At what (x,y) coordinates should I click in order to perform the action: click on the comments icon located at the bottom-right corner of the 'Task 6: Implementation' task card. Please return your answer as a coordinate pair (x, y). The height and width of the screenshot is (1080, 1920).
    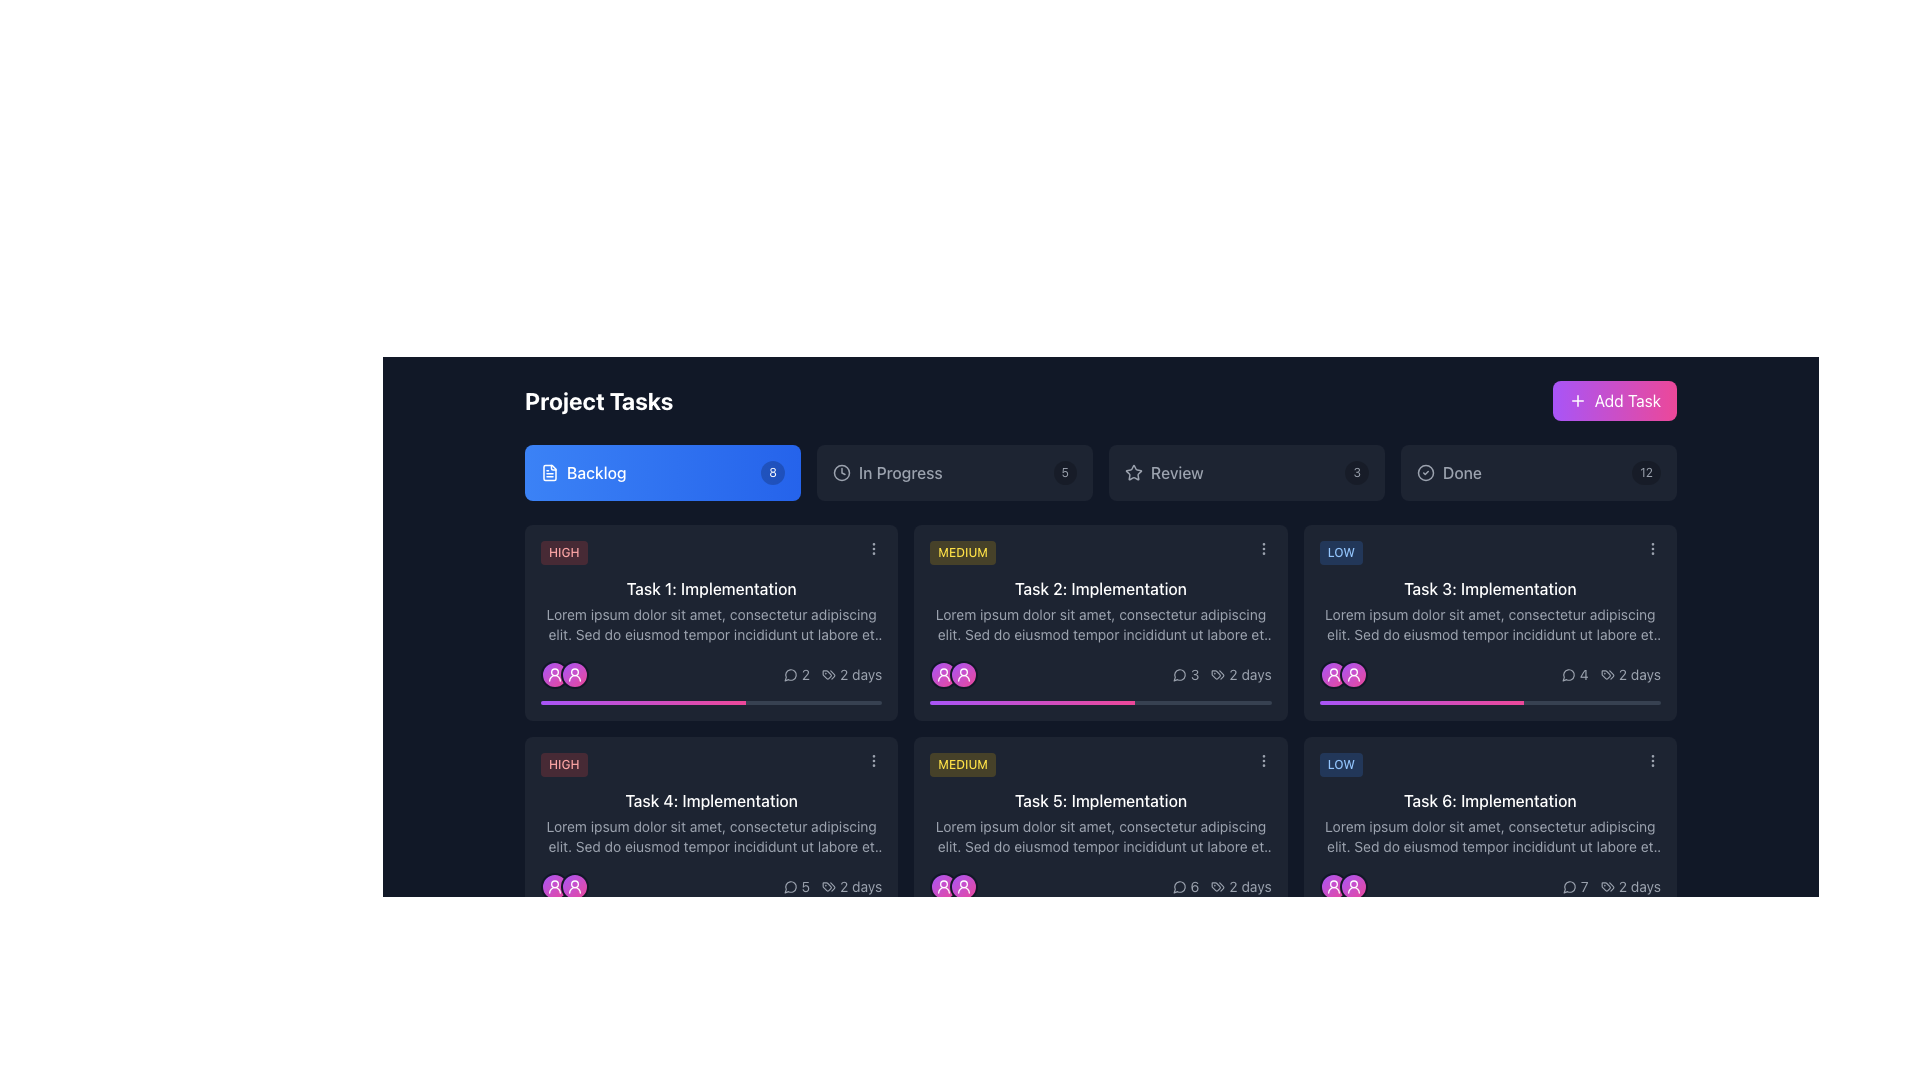
    Looking at the image, I should click on (1568, 886).